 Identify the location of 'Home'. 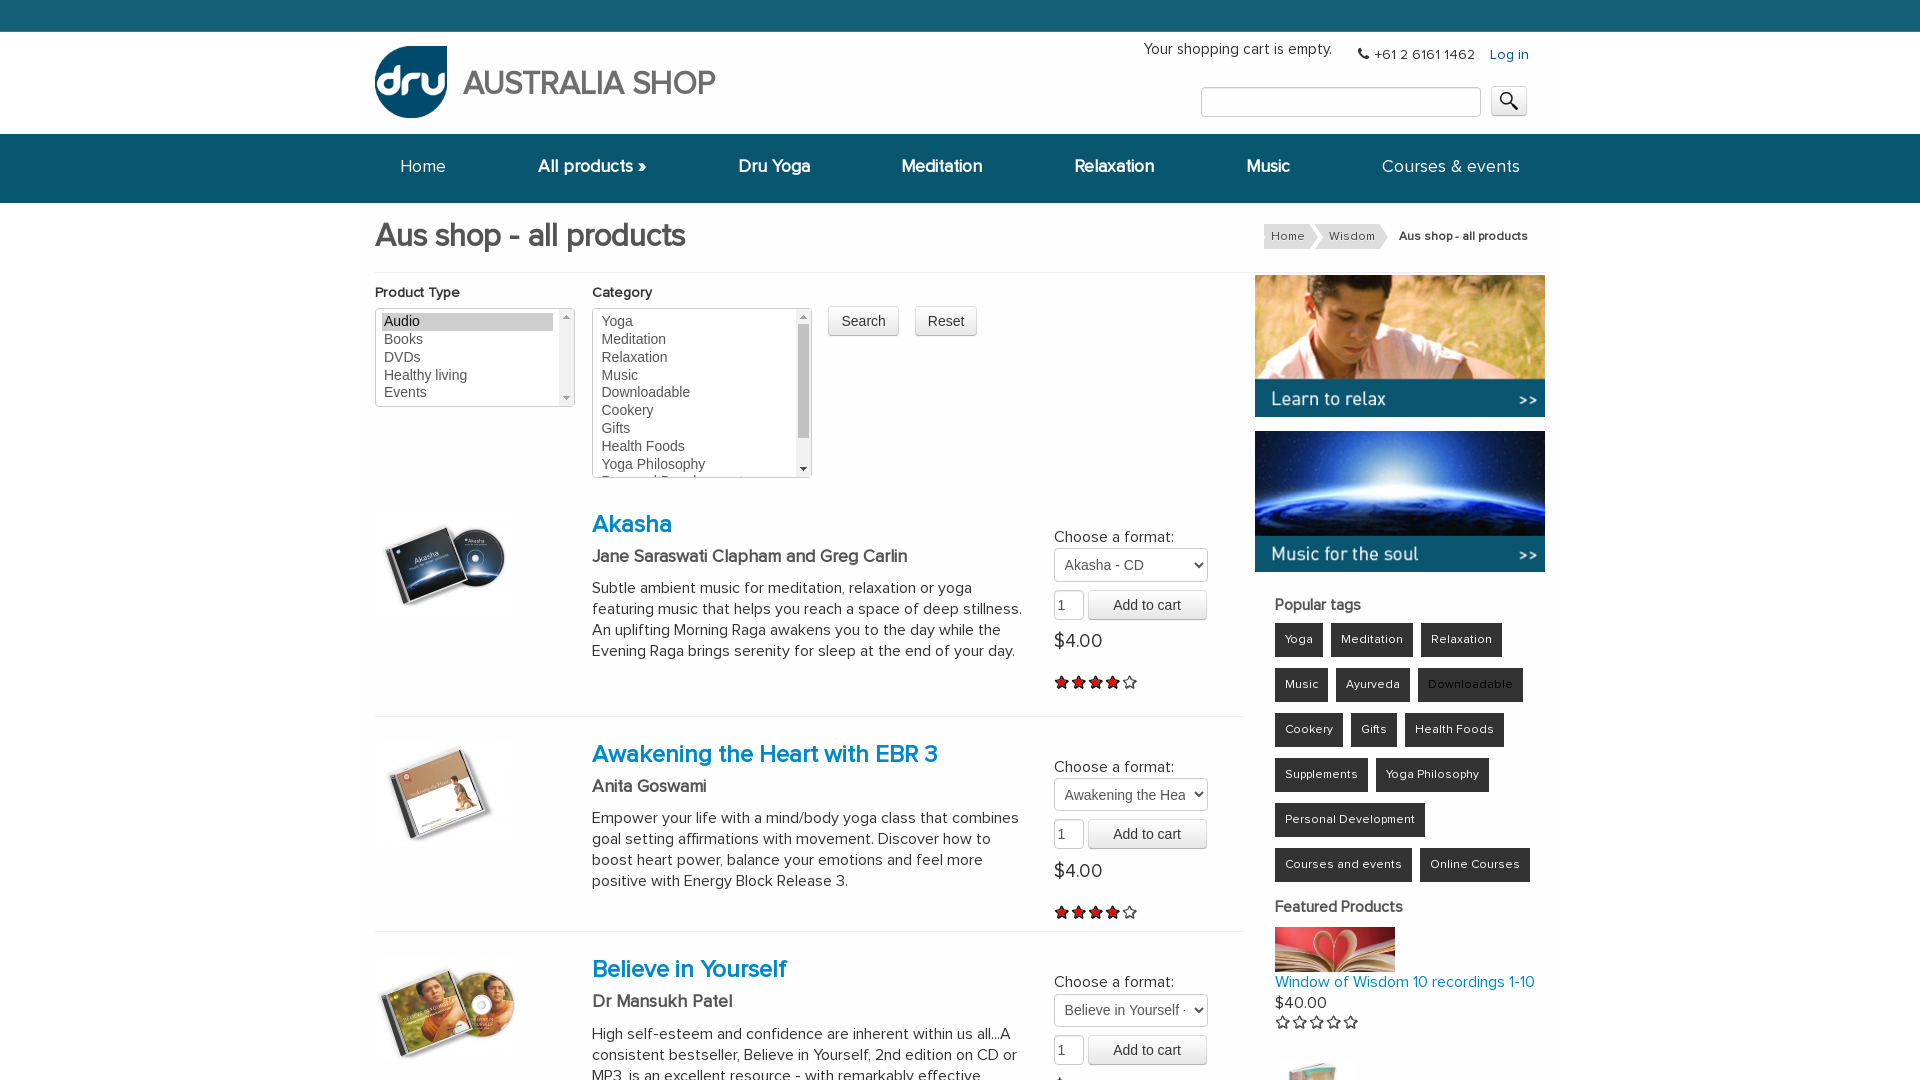
(421, 163).